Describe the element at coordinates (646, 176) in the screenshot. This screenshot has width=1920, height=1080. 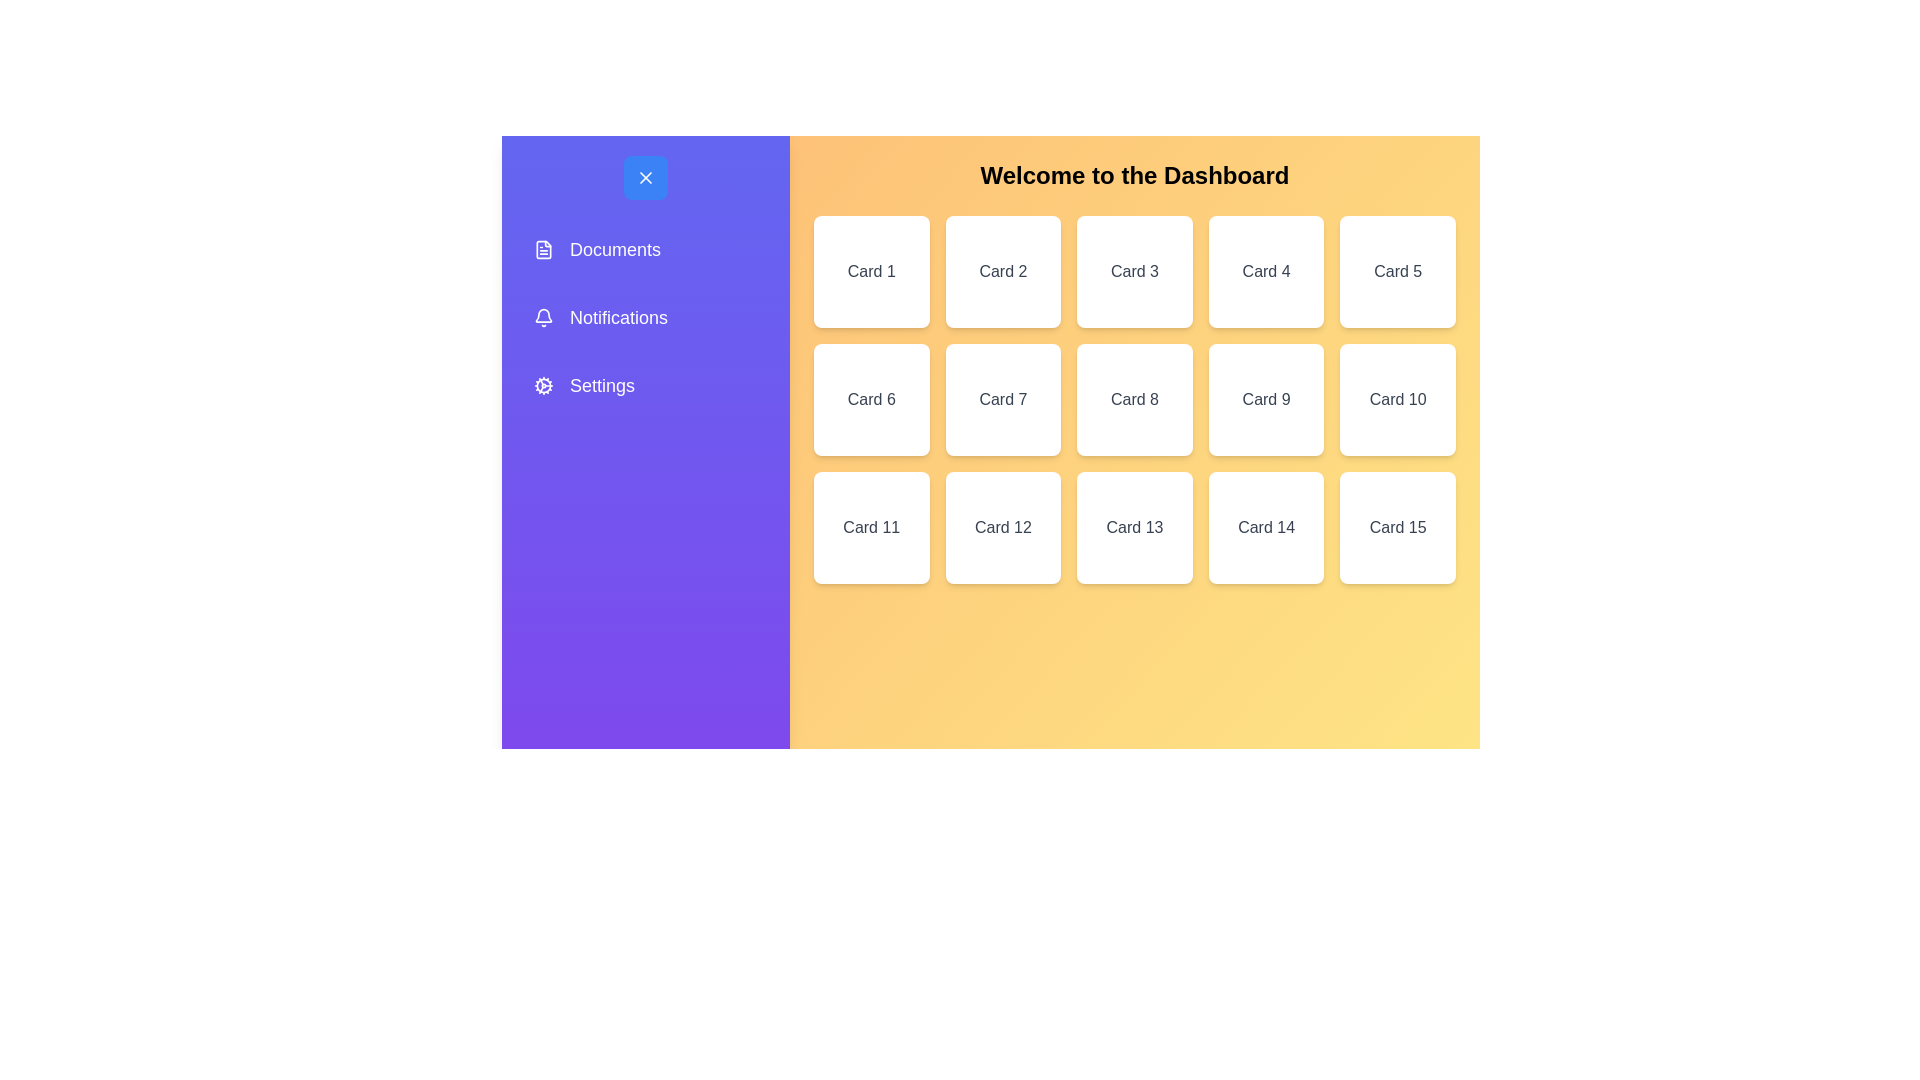
I see `toggle button to change the visibility of the sidebar drawer` at that location.